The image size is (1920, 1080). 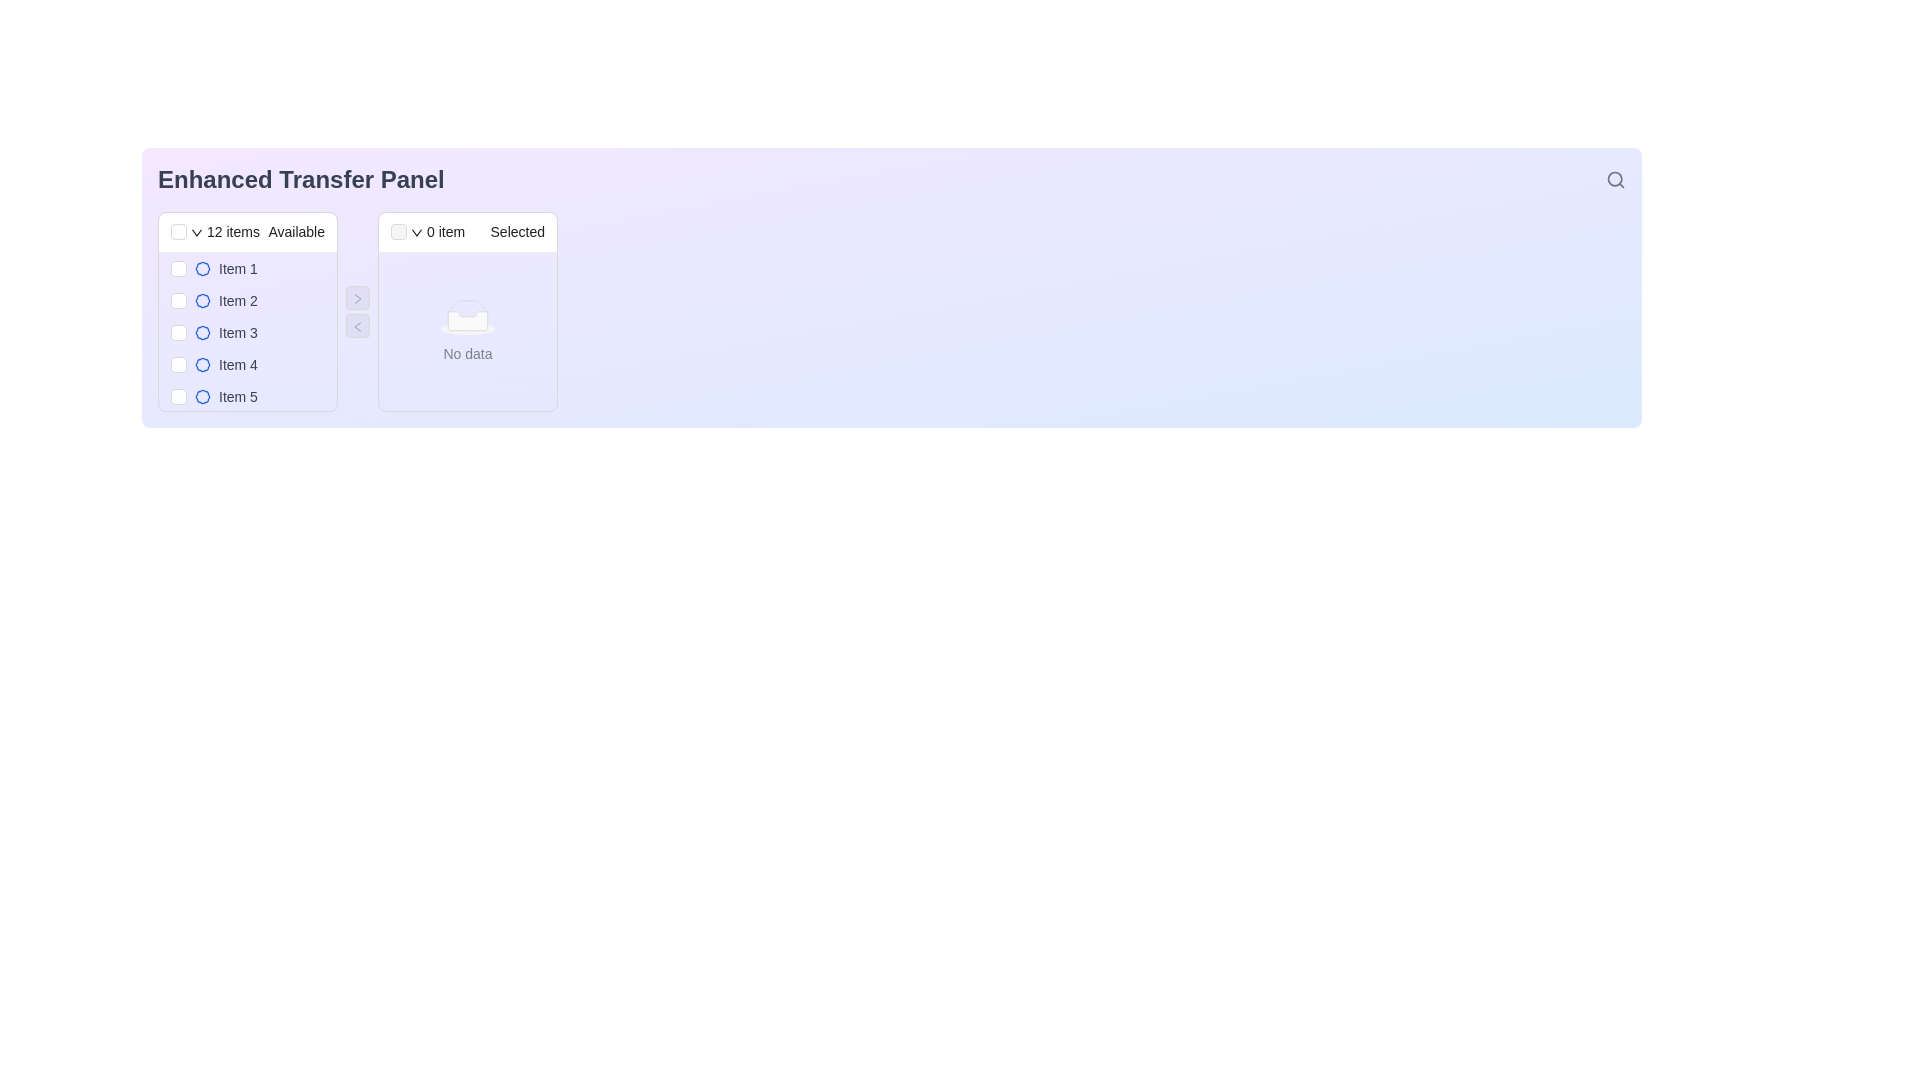 I want to click on the selection indicator associated with the text label 'Item 3' in the selectable list under the panel labeled 'Available', so click(x=238, y=331).